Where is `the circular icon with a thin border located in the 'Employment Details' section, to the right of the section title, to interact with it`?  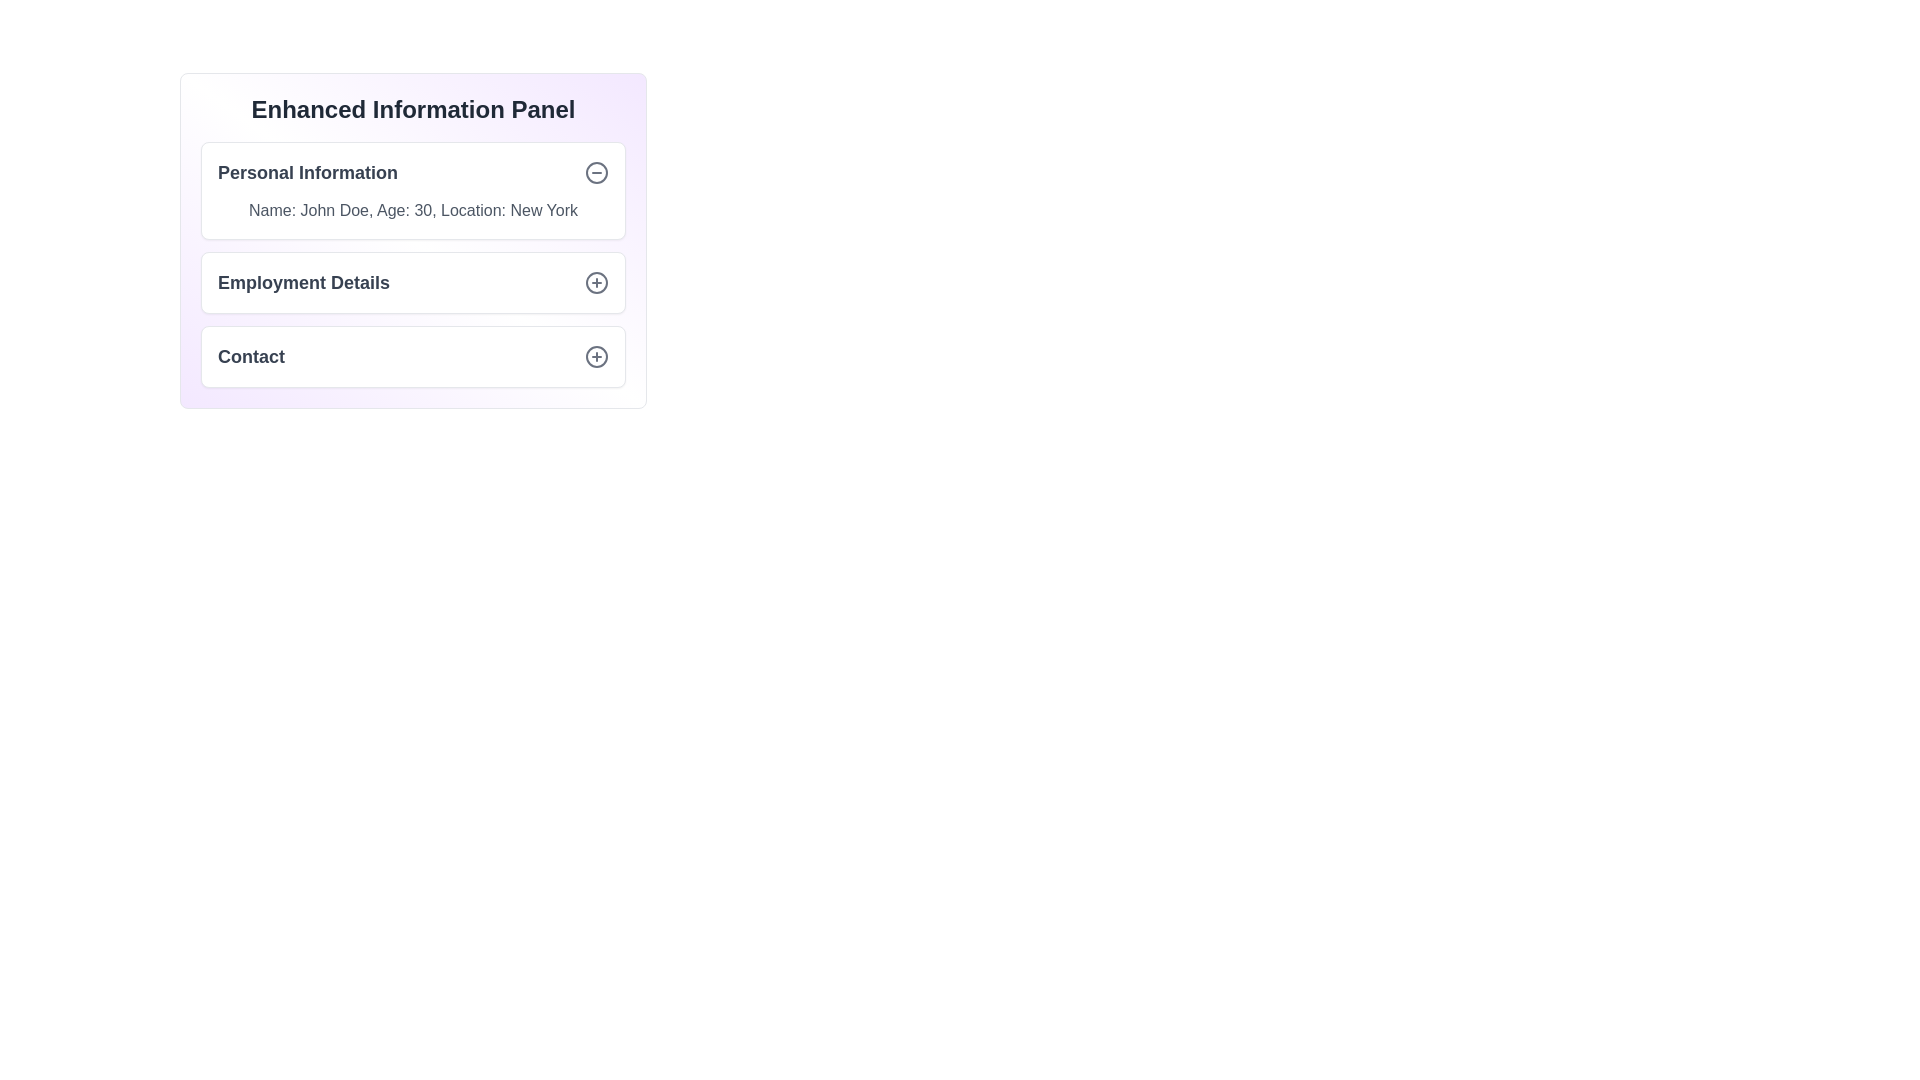
the circular icon with a thin border located in the 'Employment Details' section, to the right of the section title, to interact with it is located at coordinates (595, 282).